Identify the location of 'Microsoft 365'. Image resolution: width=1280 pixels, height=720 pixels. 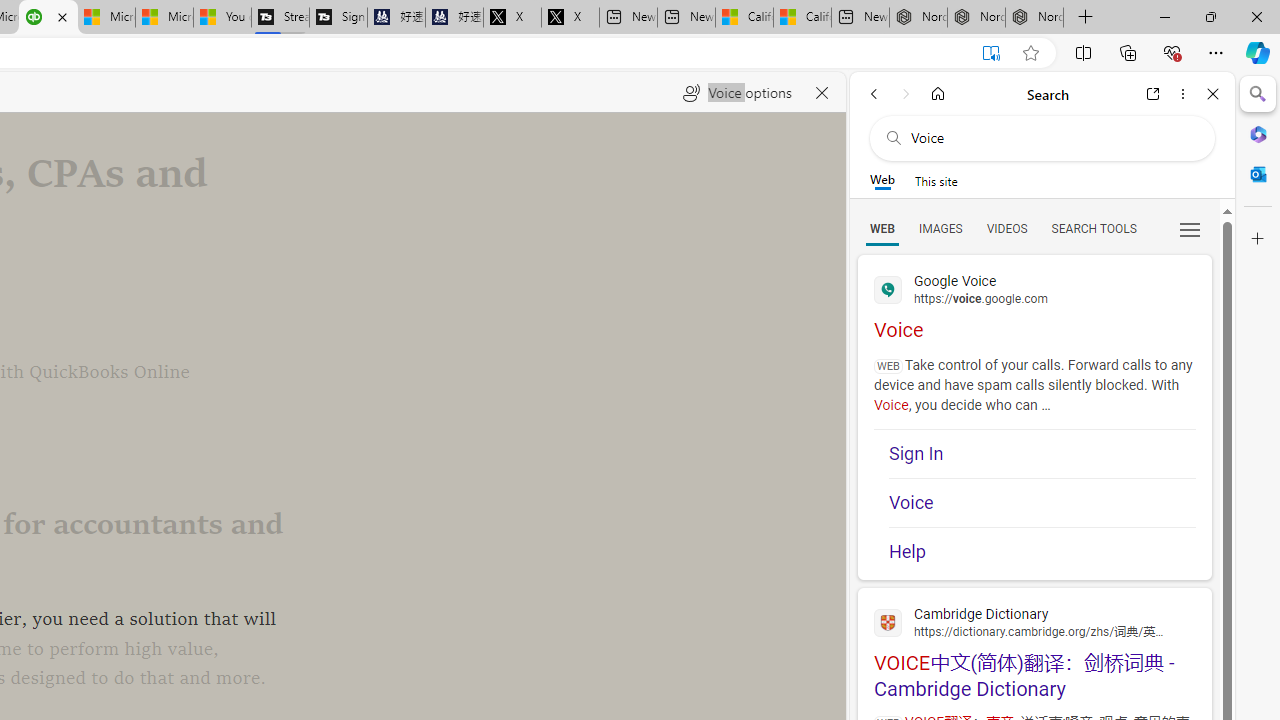
(1257, 133).